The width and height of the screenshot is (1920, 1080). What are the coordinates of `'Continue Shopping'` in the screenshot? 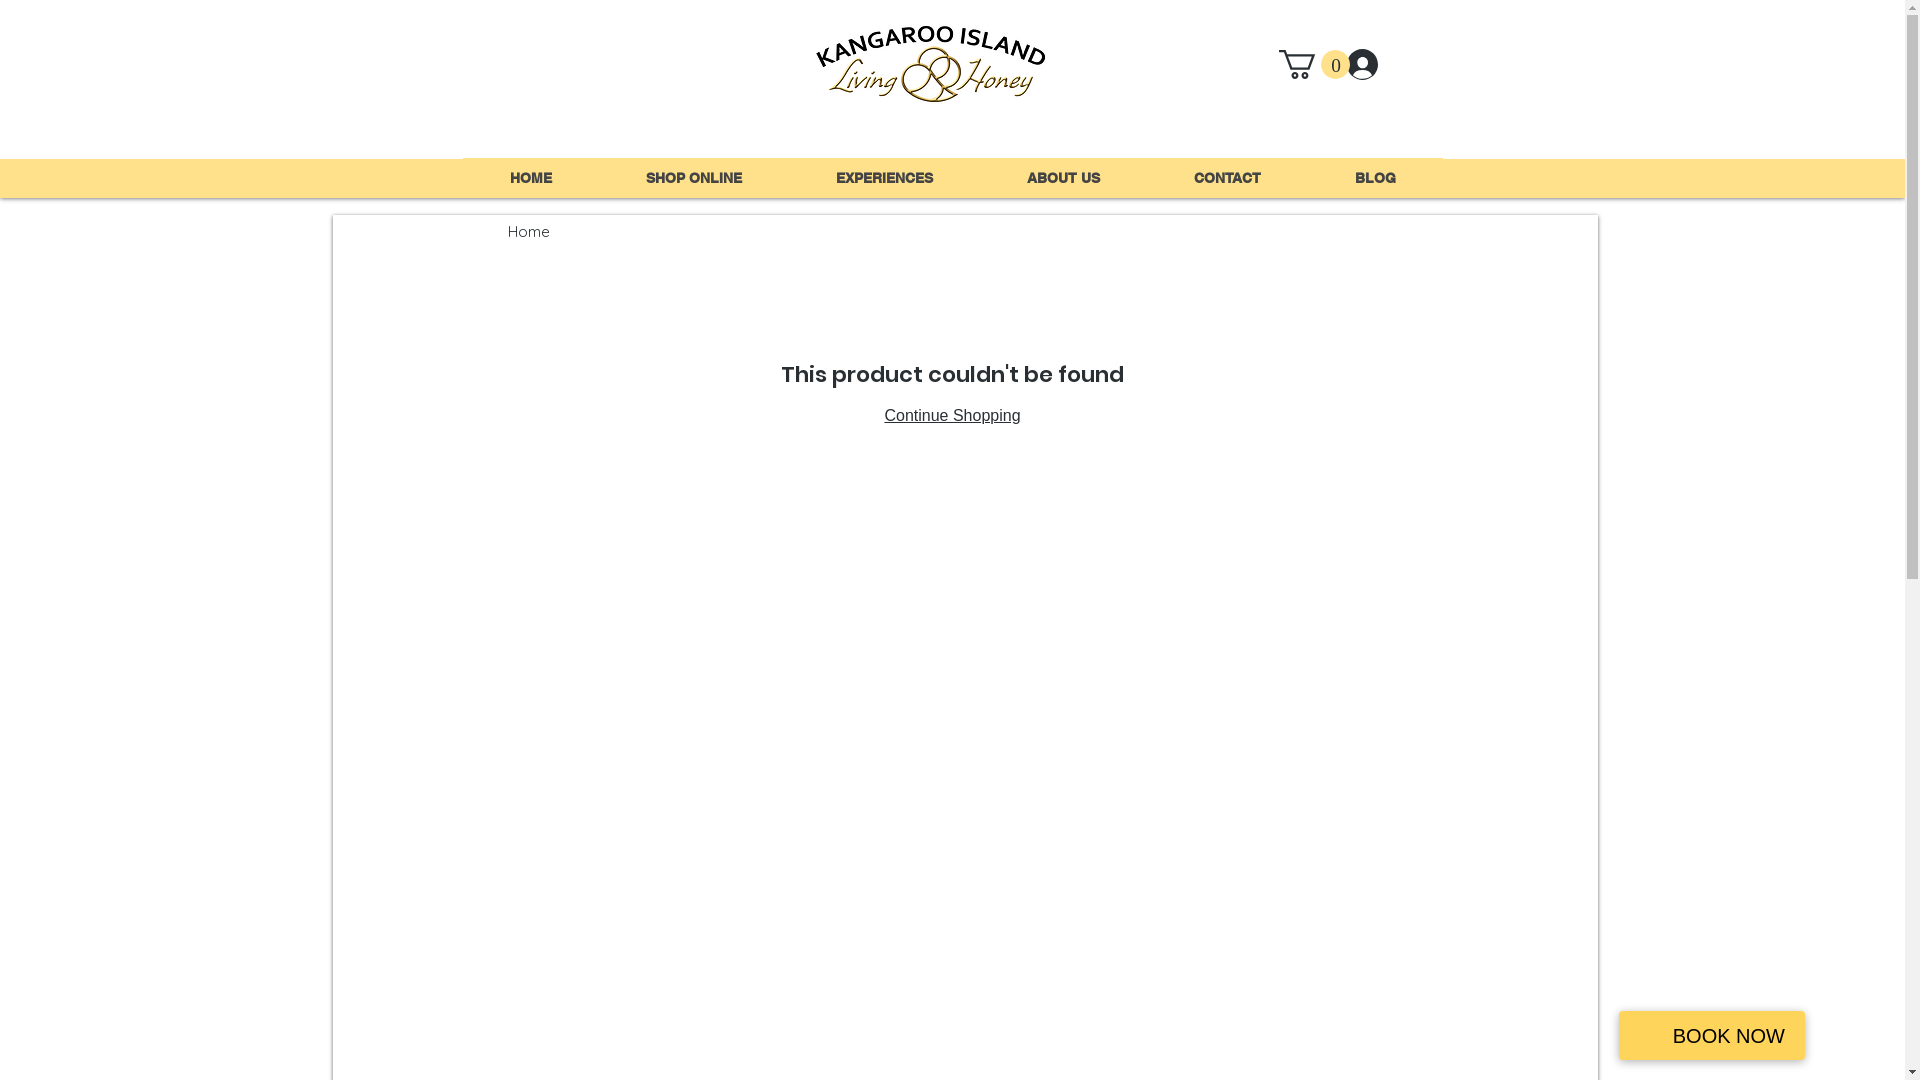 It's located at (882, 414).